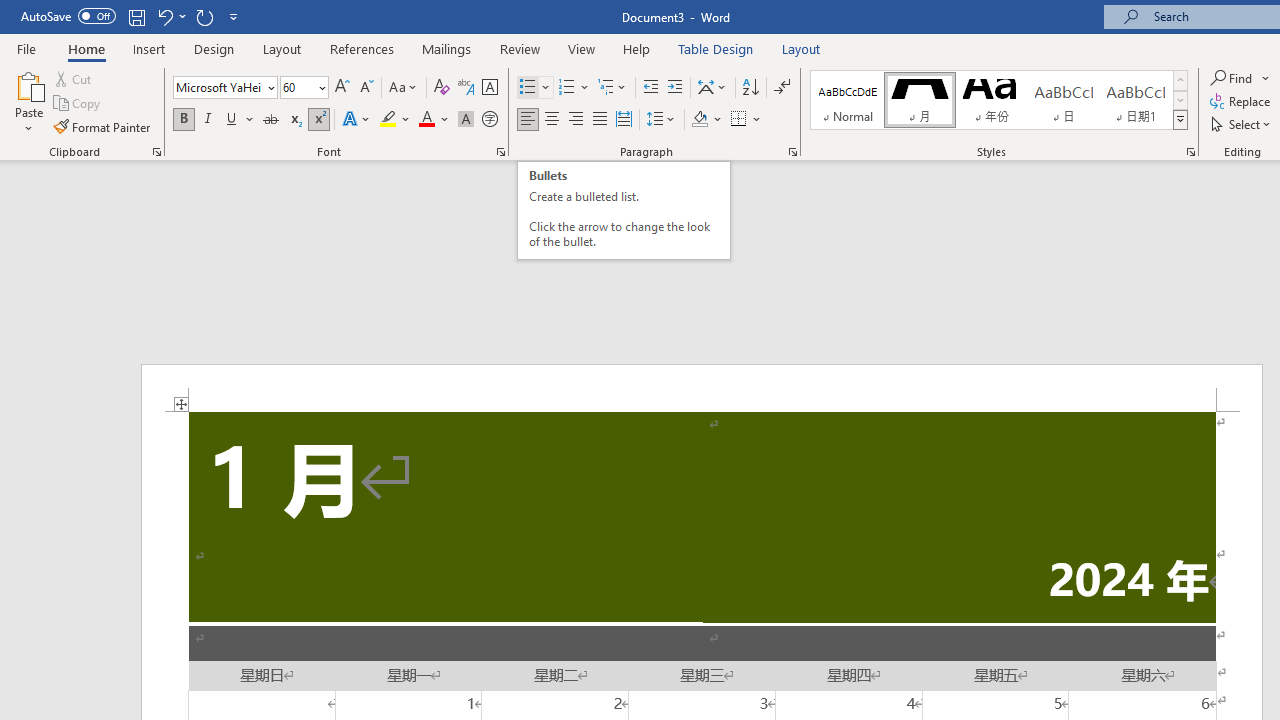  What do you see at coordinates (702, 388) in the screenshot?
I see `'Header -Section 1-'` at bounding box center [702, 388].